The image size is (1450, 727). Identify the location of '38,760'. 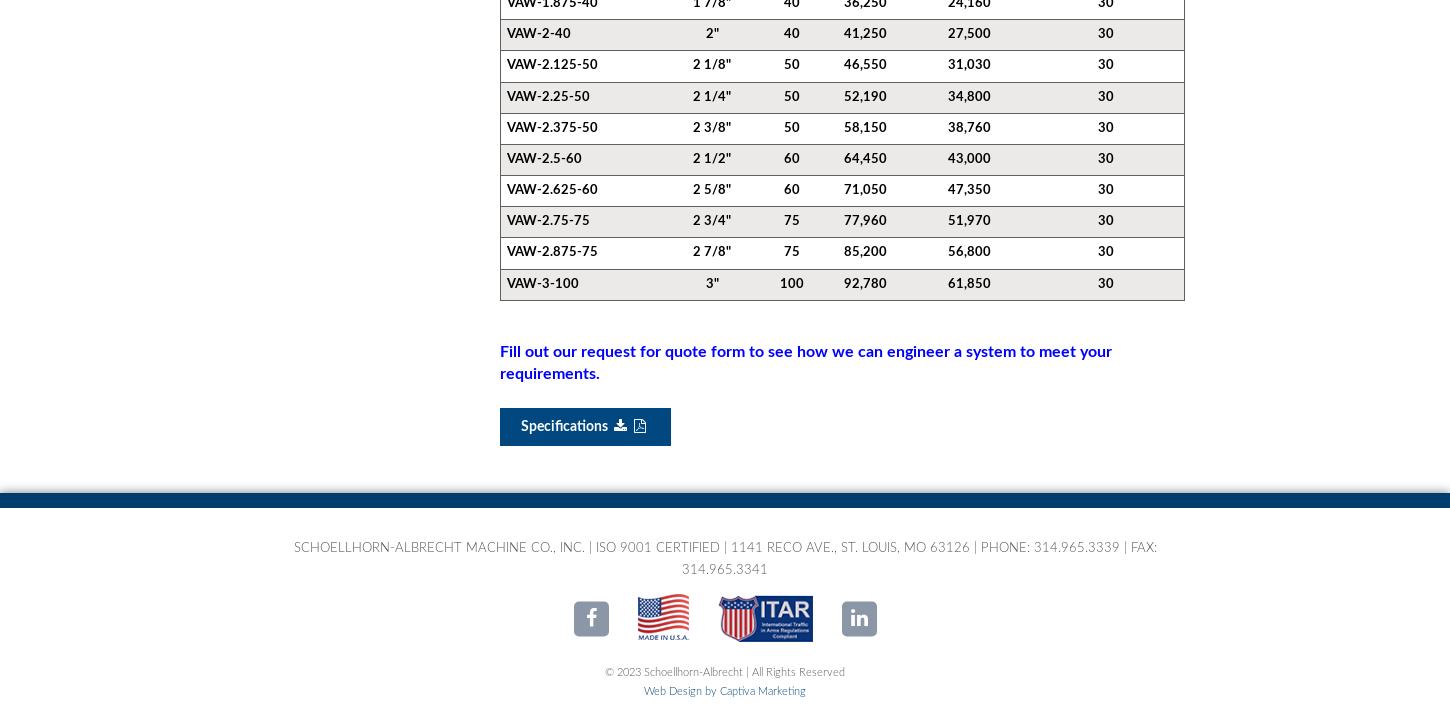
(969, 127).